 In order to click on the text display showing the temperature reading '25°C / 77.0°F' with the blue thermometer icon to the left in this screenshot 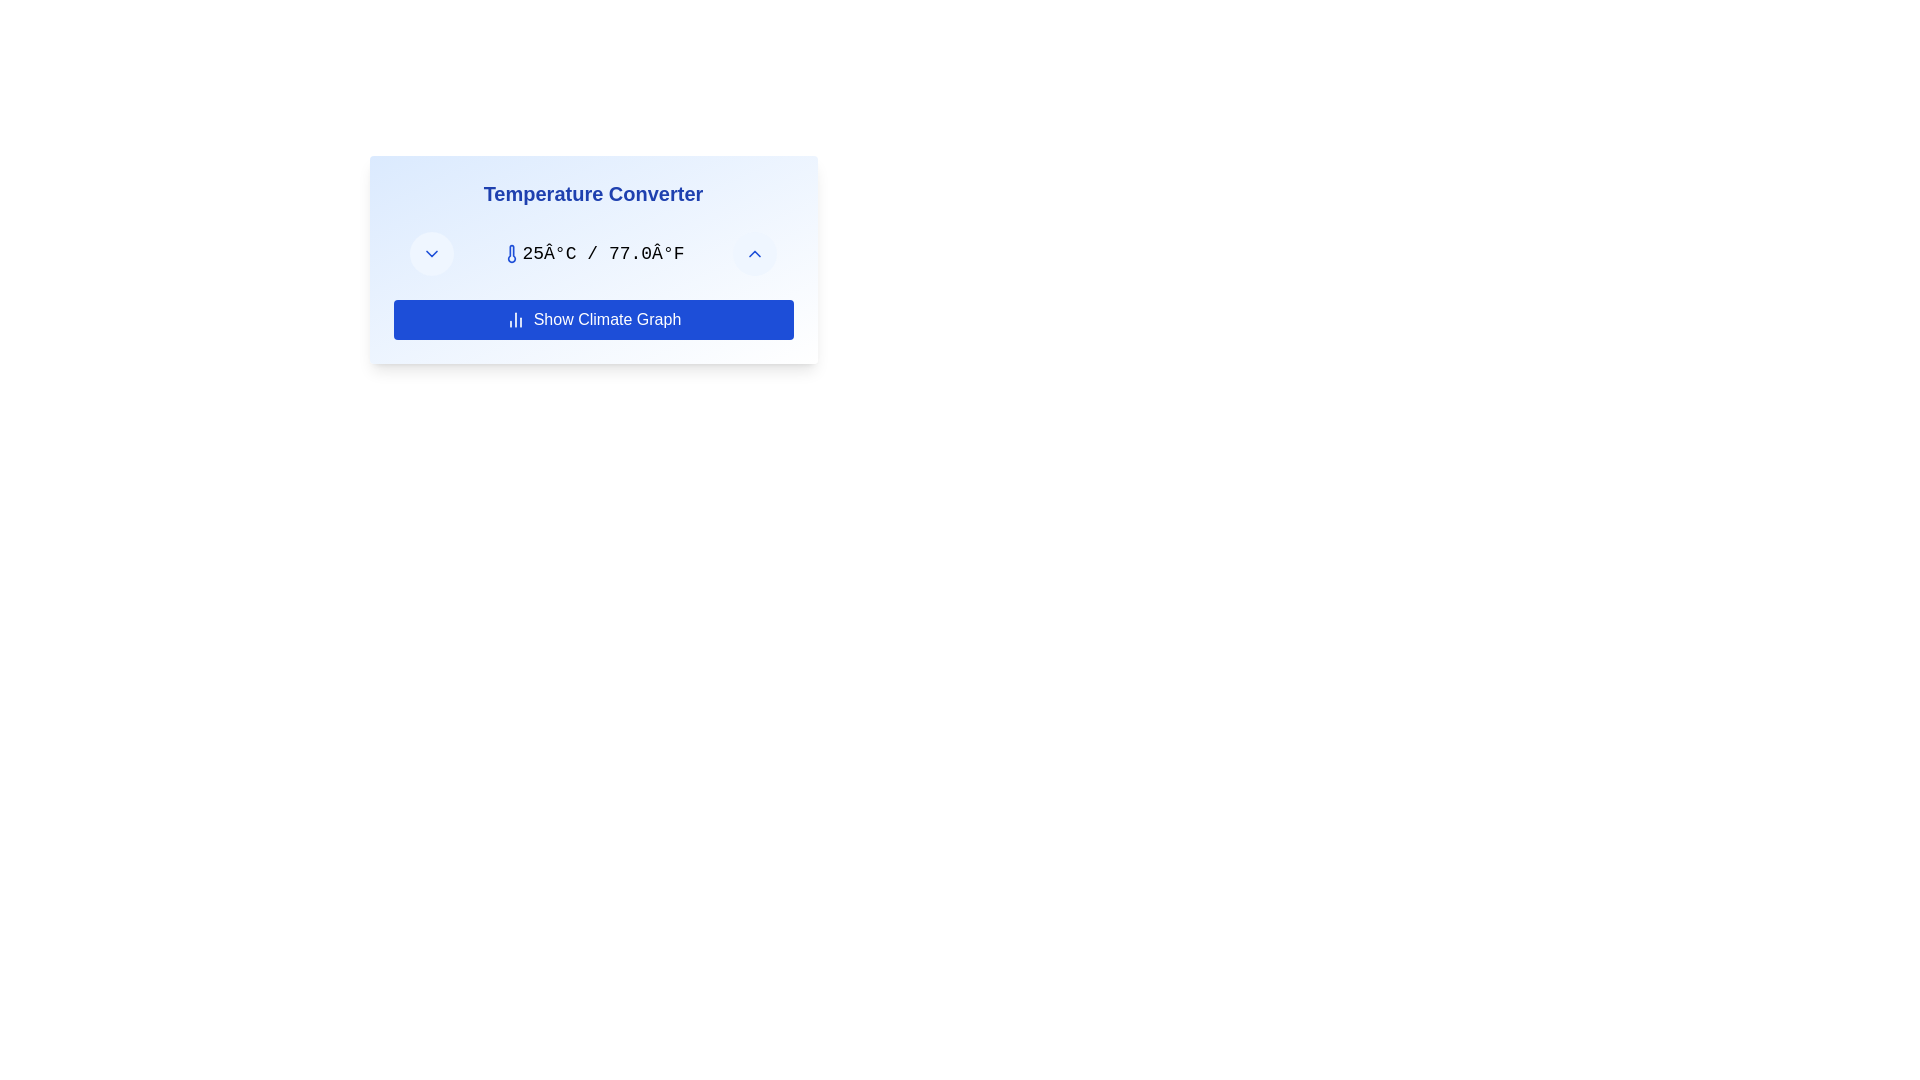, I will do `click(592, 253)`.